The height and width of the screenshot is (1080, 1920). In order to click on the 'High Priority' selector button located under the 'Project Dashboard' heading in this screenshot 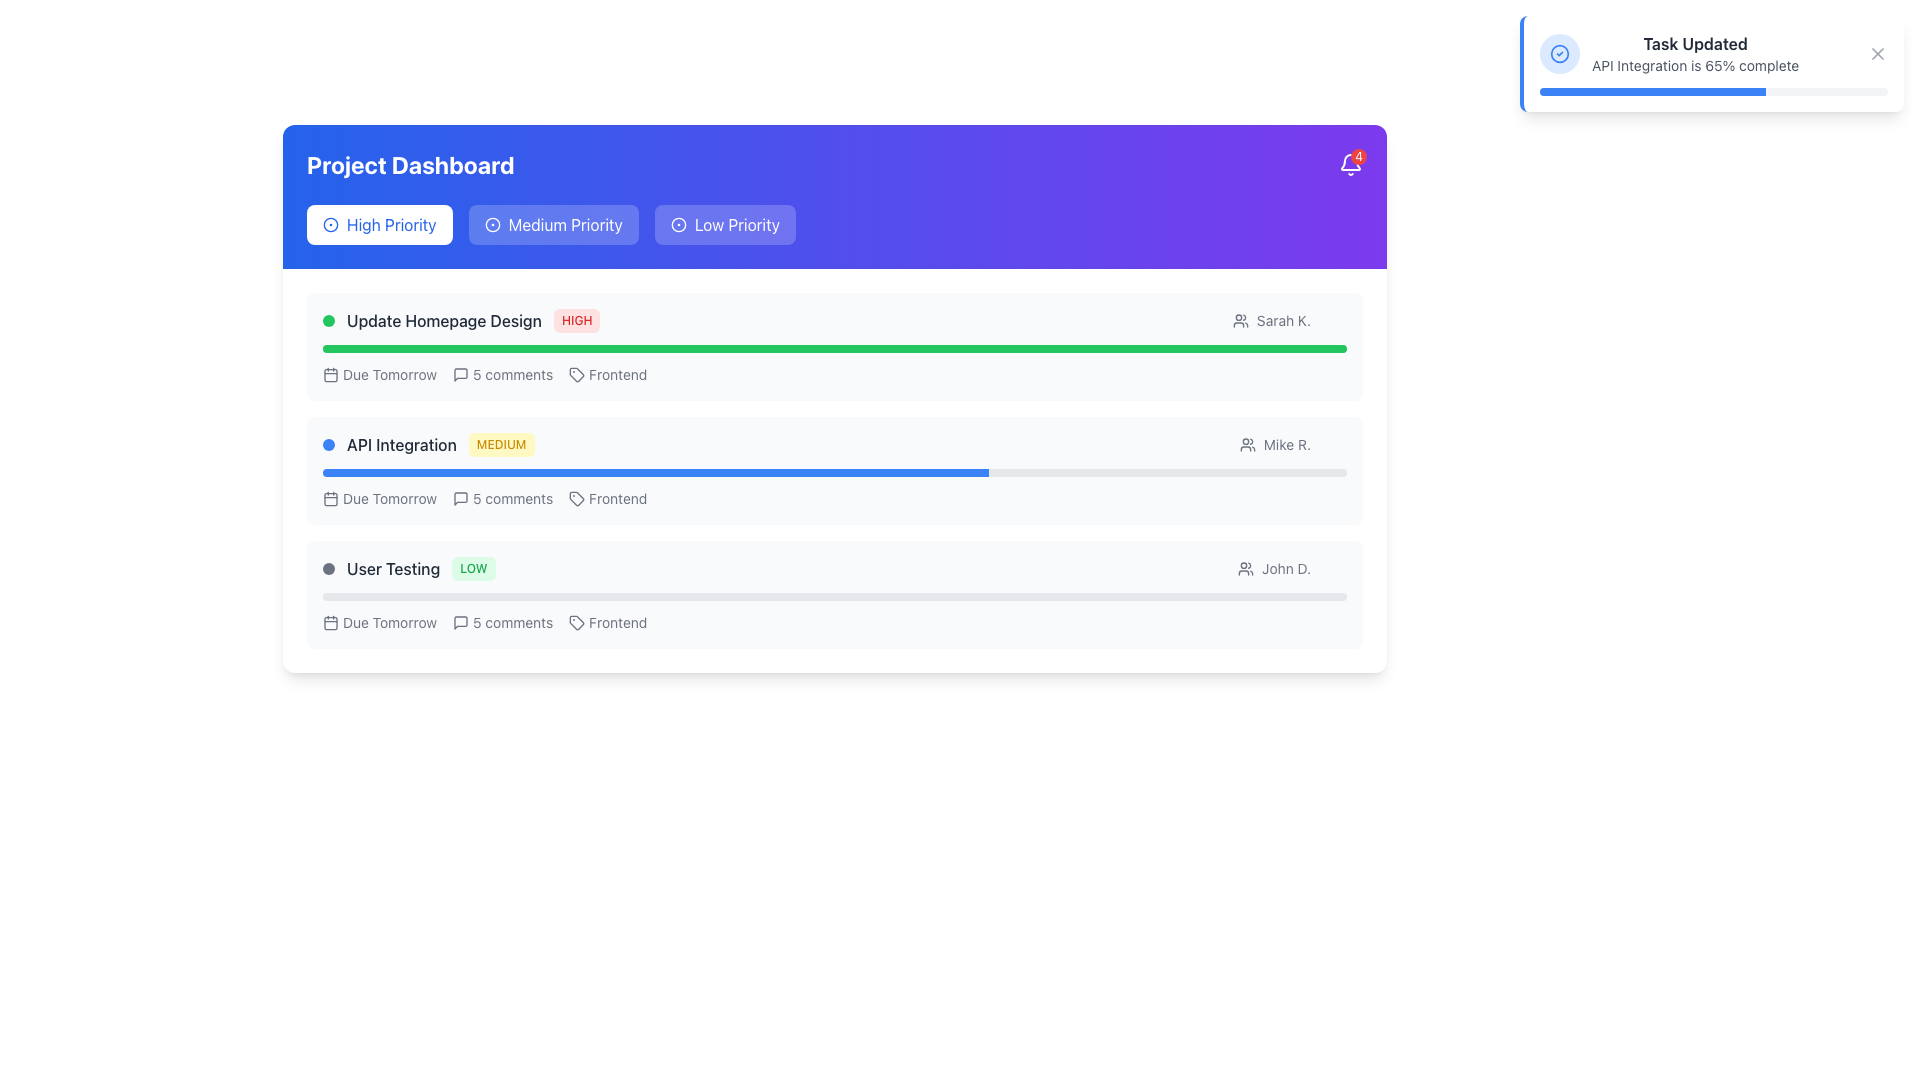, I will do `click(379, 224)`.